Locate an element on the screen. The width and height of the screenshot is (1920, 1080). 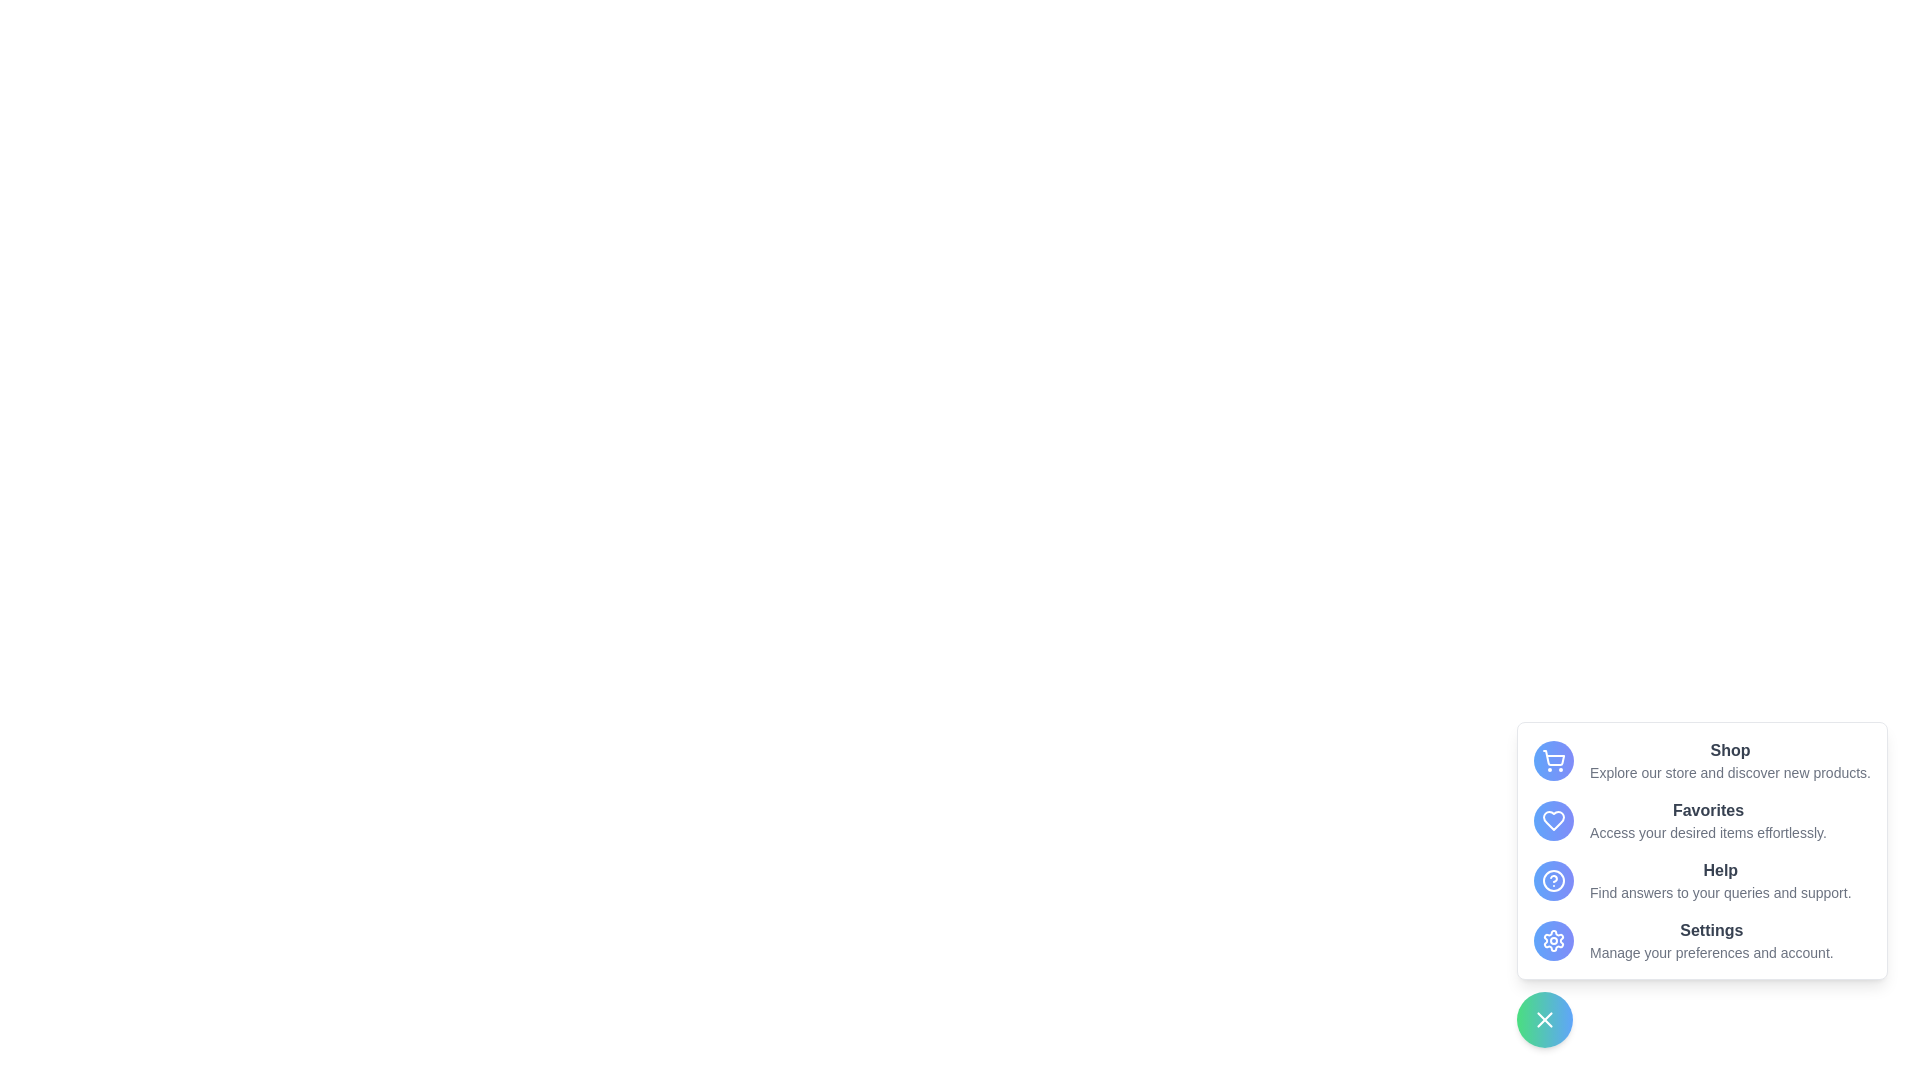
the menu item labeled 'Help' to observe visual feedback is located at coordinates (1701, 879).